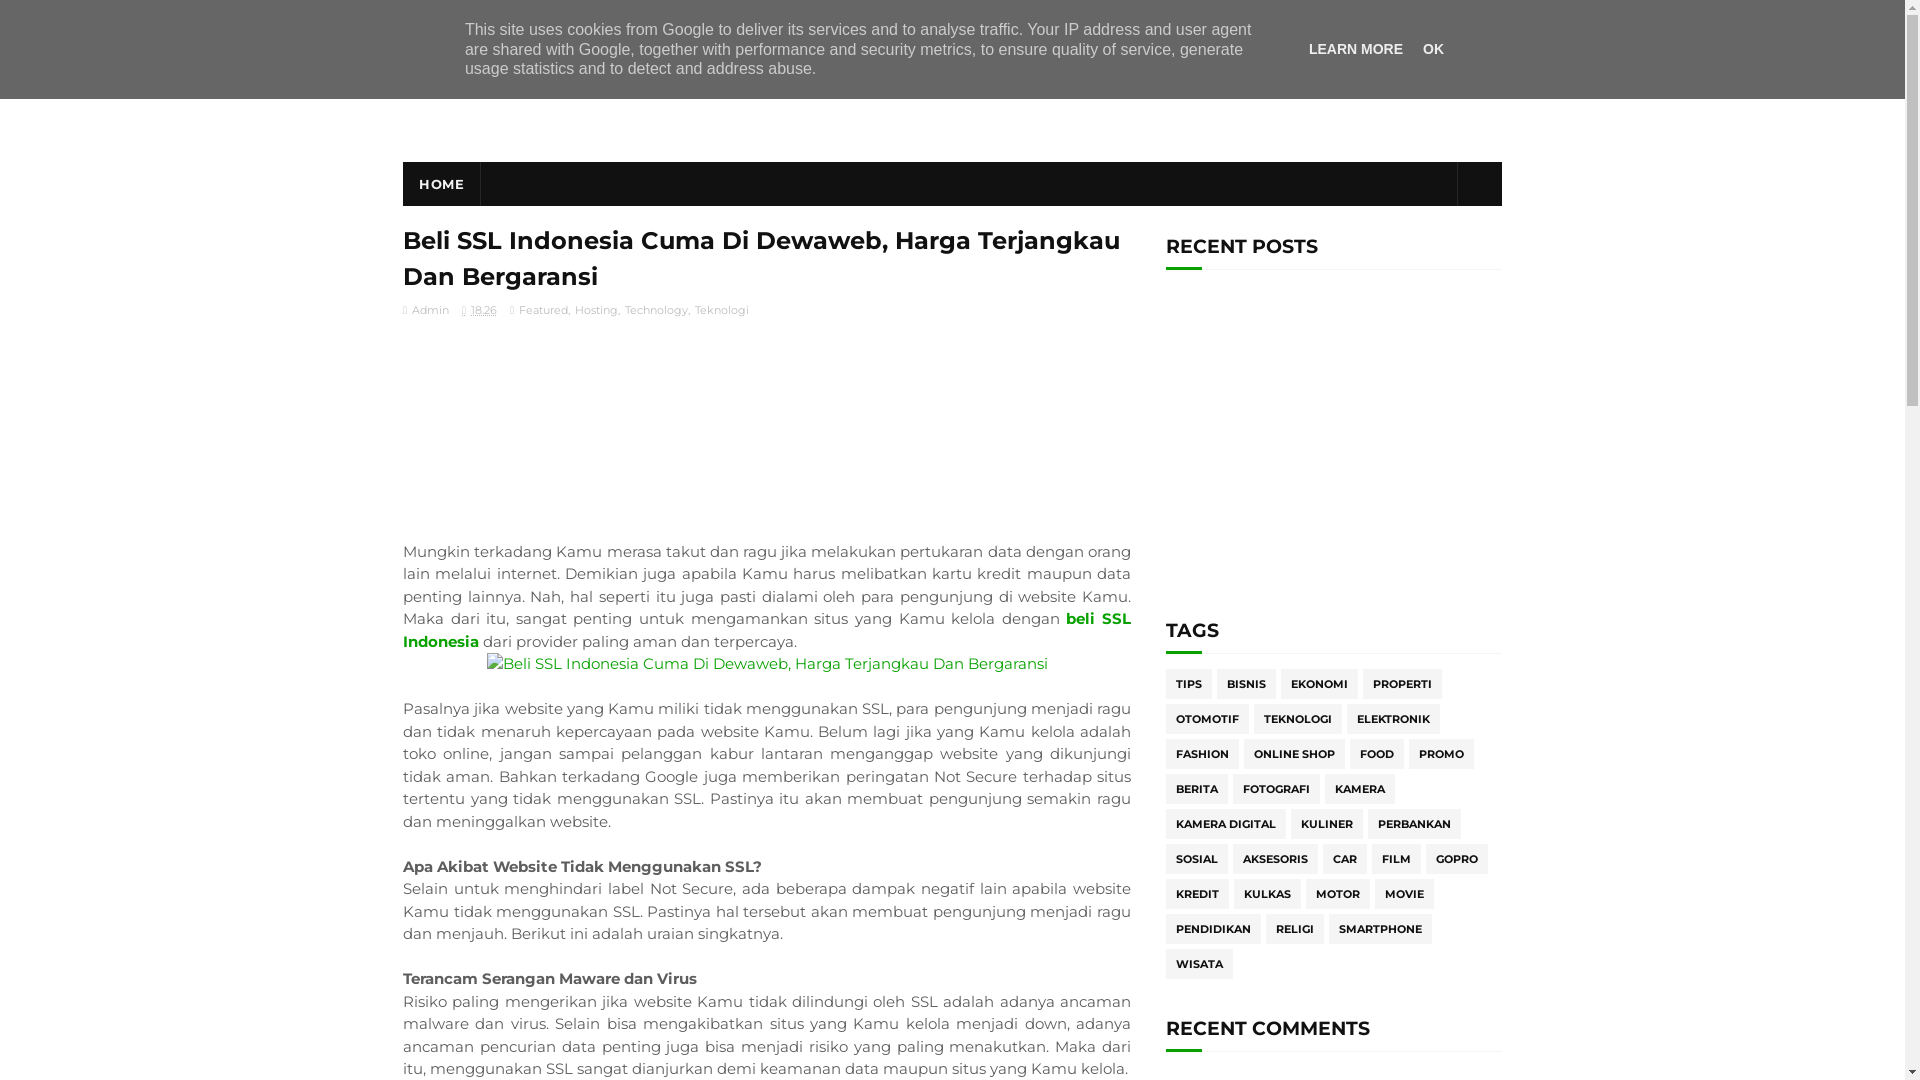  Describe the element at coordinates (1441, 753) in the screenshot. I see `'PROMO'` at that location.